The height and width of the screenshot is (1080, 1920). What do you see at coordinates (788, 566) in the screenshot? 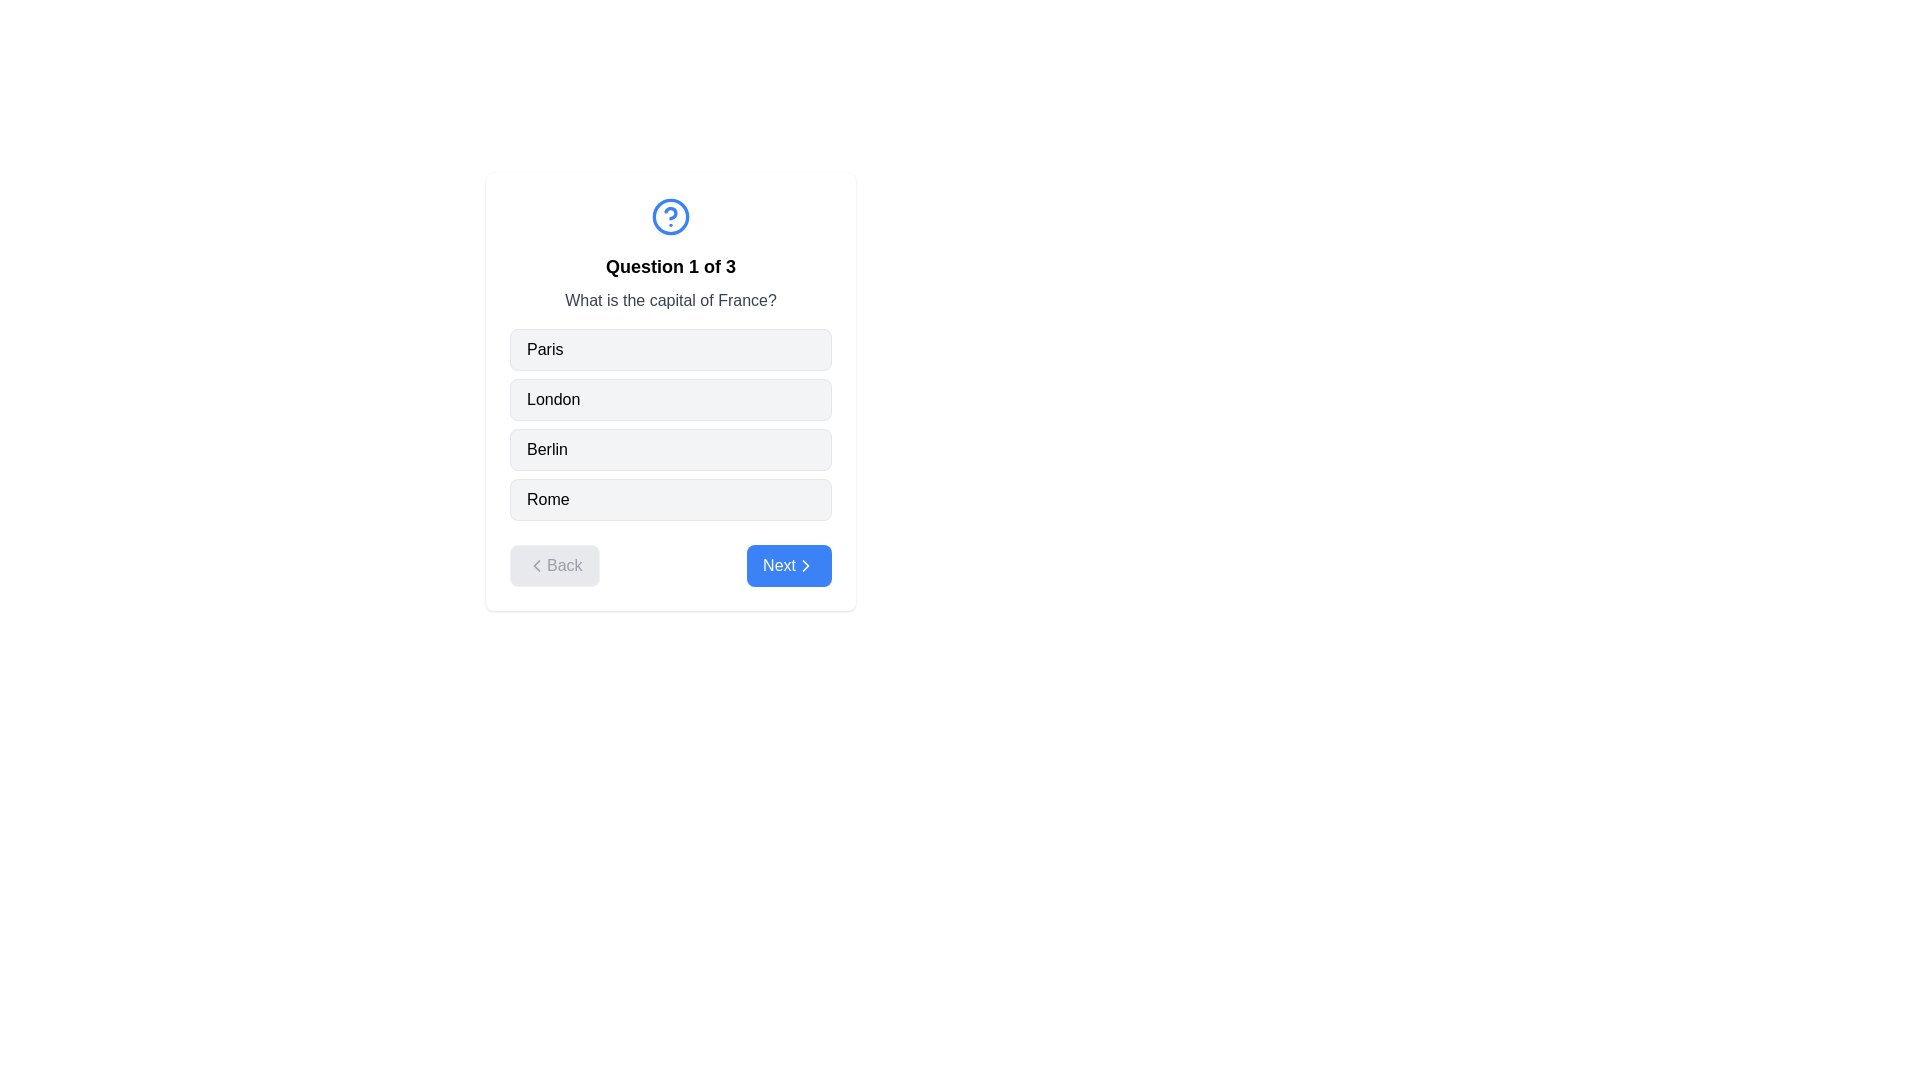
I see `the navigation button located at the bottom right corner of the 'Question 1 of 3' section to advance to the next question` at bounding box center [788, 566].